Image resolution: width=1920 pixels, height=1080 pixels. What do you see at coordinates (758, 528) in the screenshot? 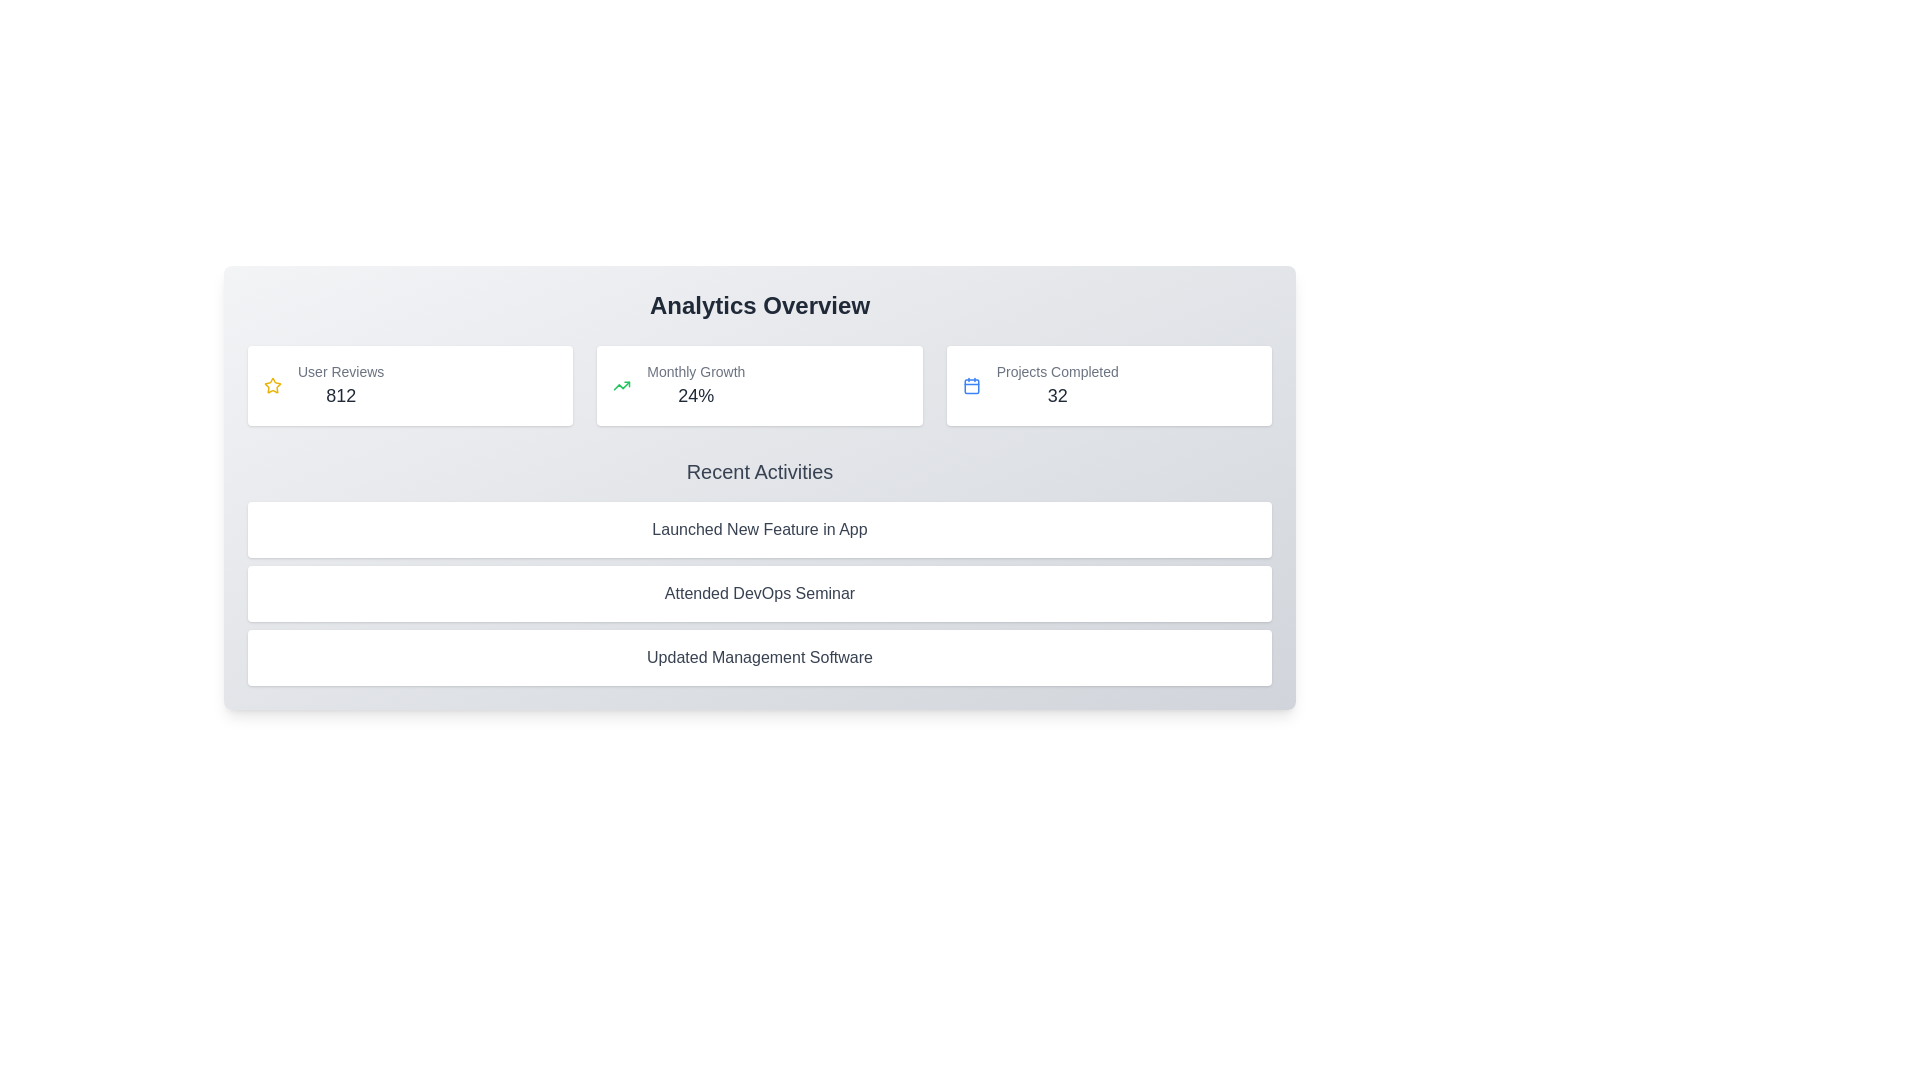
I see `the first Text card with the text 'Launched New Feature in App' located under the 'Recent Activities' section` at bounding box center [758, 528].